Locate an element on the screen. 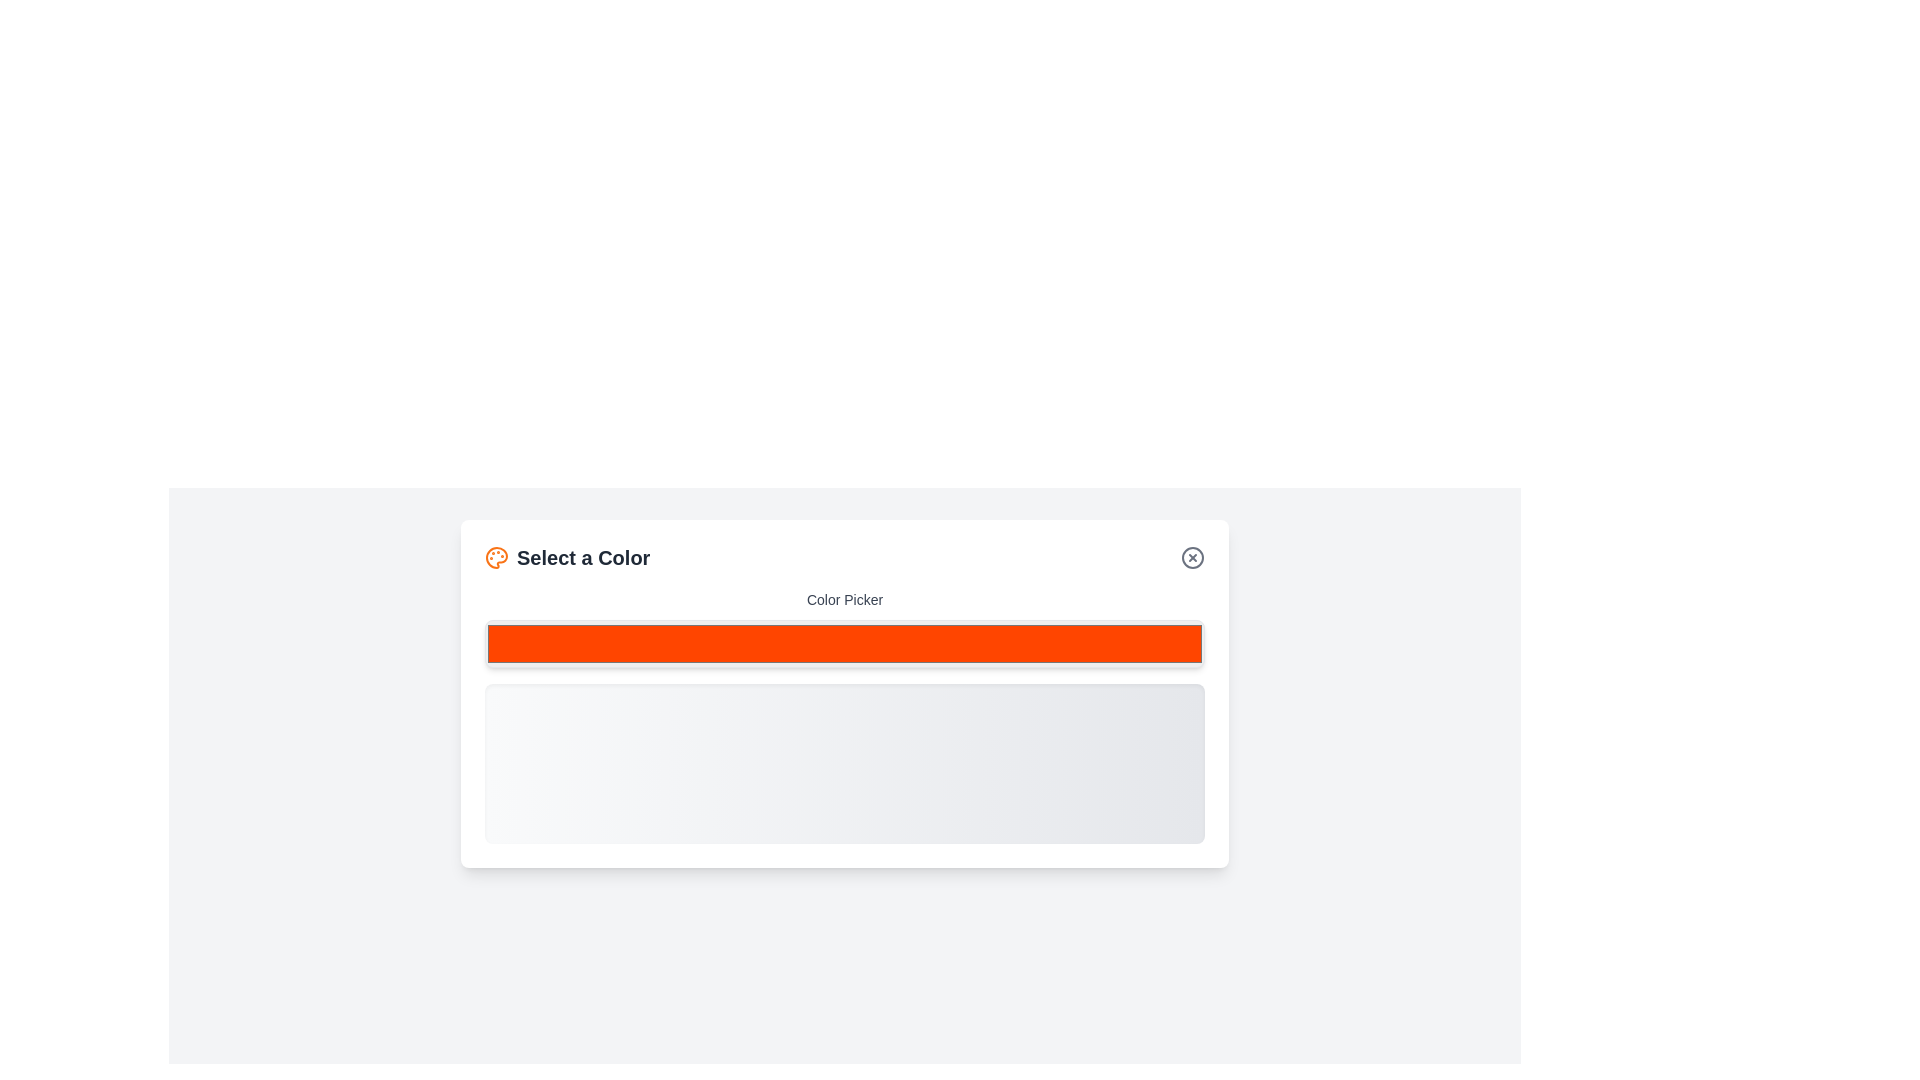  the circular close button with an 'X' shape located at the top-right of the 'Select a Color' section is located at coordinates (1193, 558).